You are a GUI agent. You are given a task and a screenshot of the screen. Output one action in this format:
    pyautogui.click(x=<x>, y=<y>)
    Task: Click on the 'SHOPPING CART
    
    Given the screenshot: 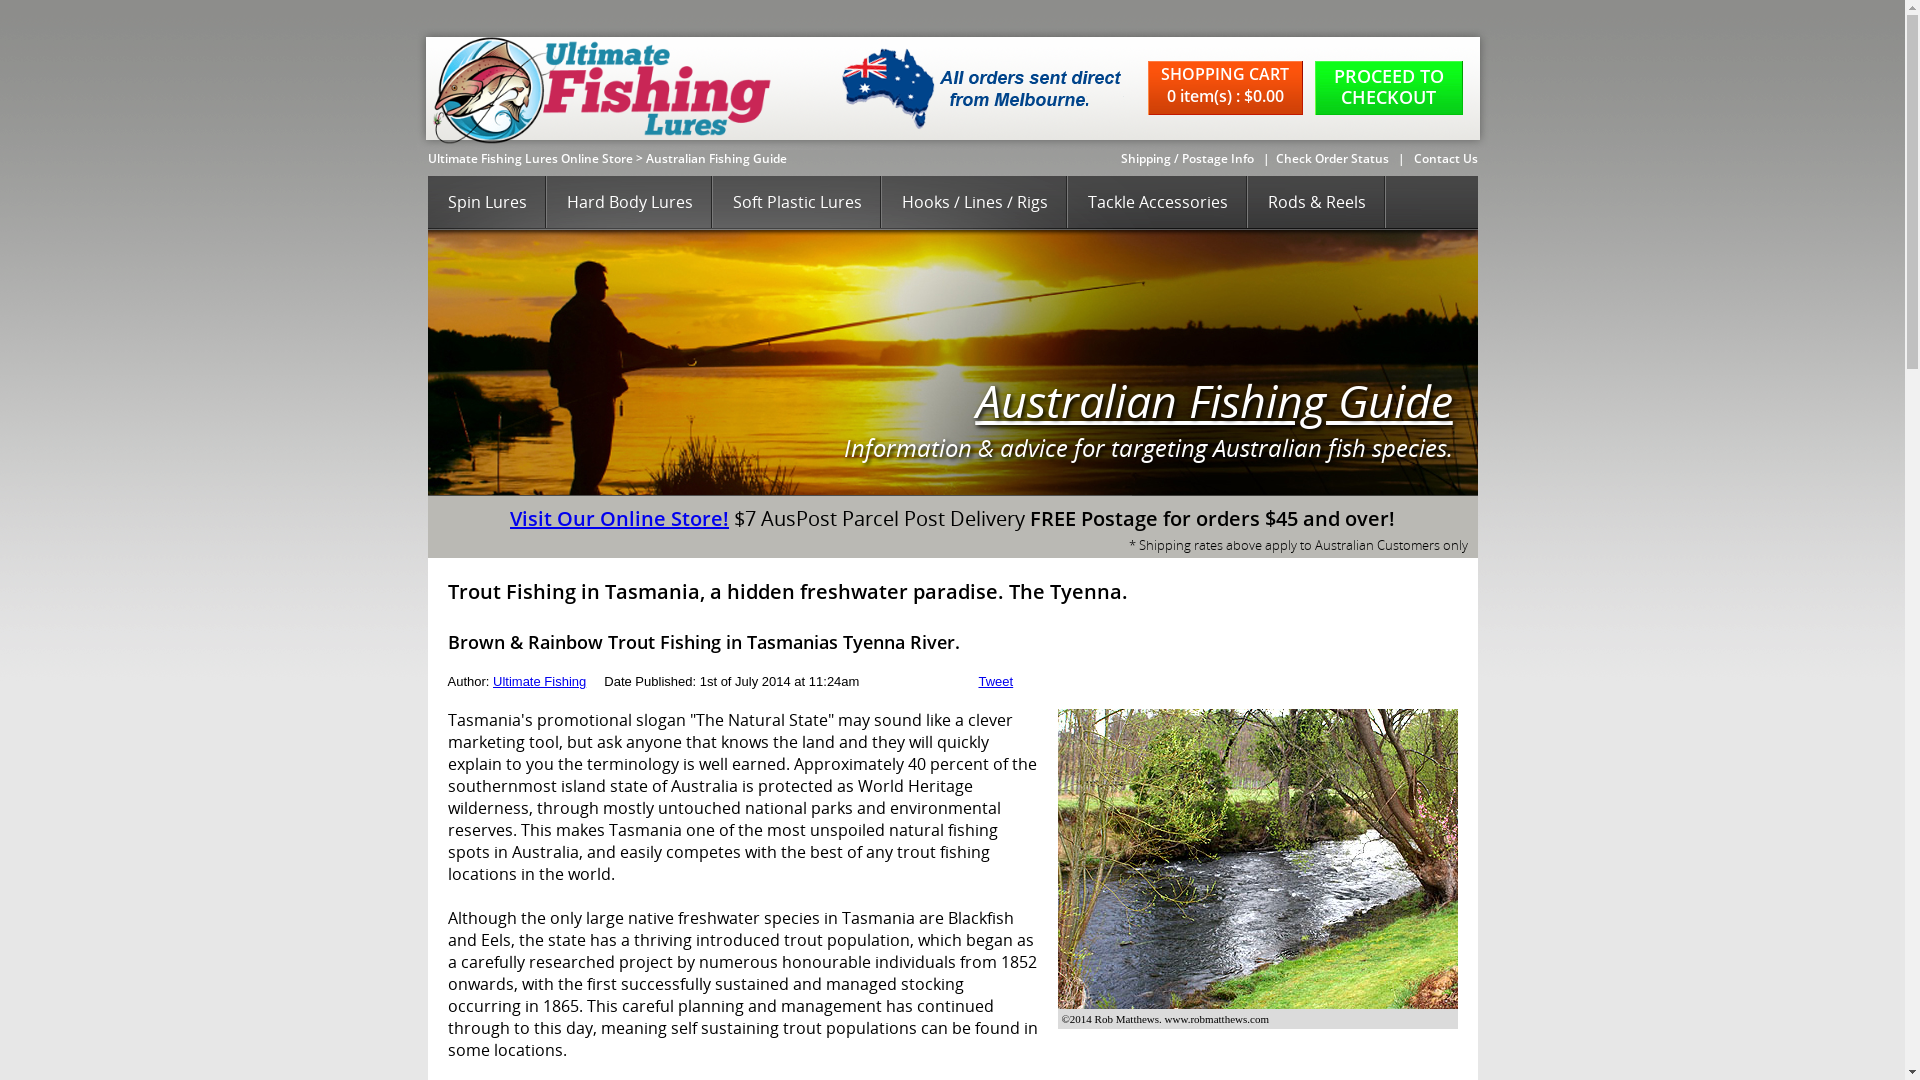 What is the action you would take?
    pyautogui.click(x=1230, y=87)
    